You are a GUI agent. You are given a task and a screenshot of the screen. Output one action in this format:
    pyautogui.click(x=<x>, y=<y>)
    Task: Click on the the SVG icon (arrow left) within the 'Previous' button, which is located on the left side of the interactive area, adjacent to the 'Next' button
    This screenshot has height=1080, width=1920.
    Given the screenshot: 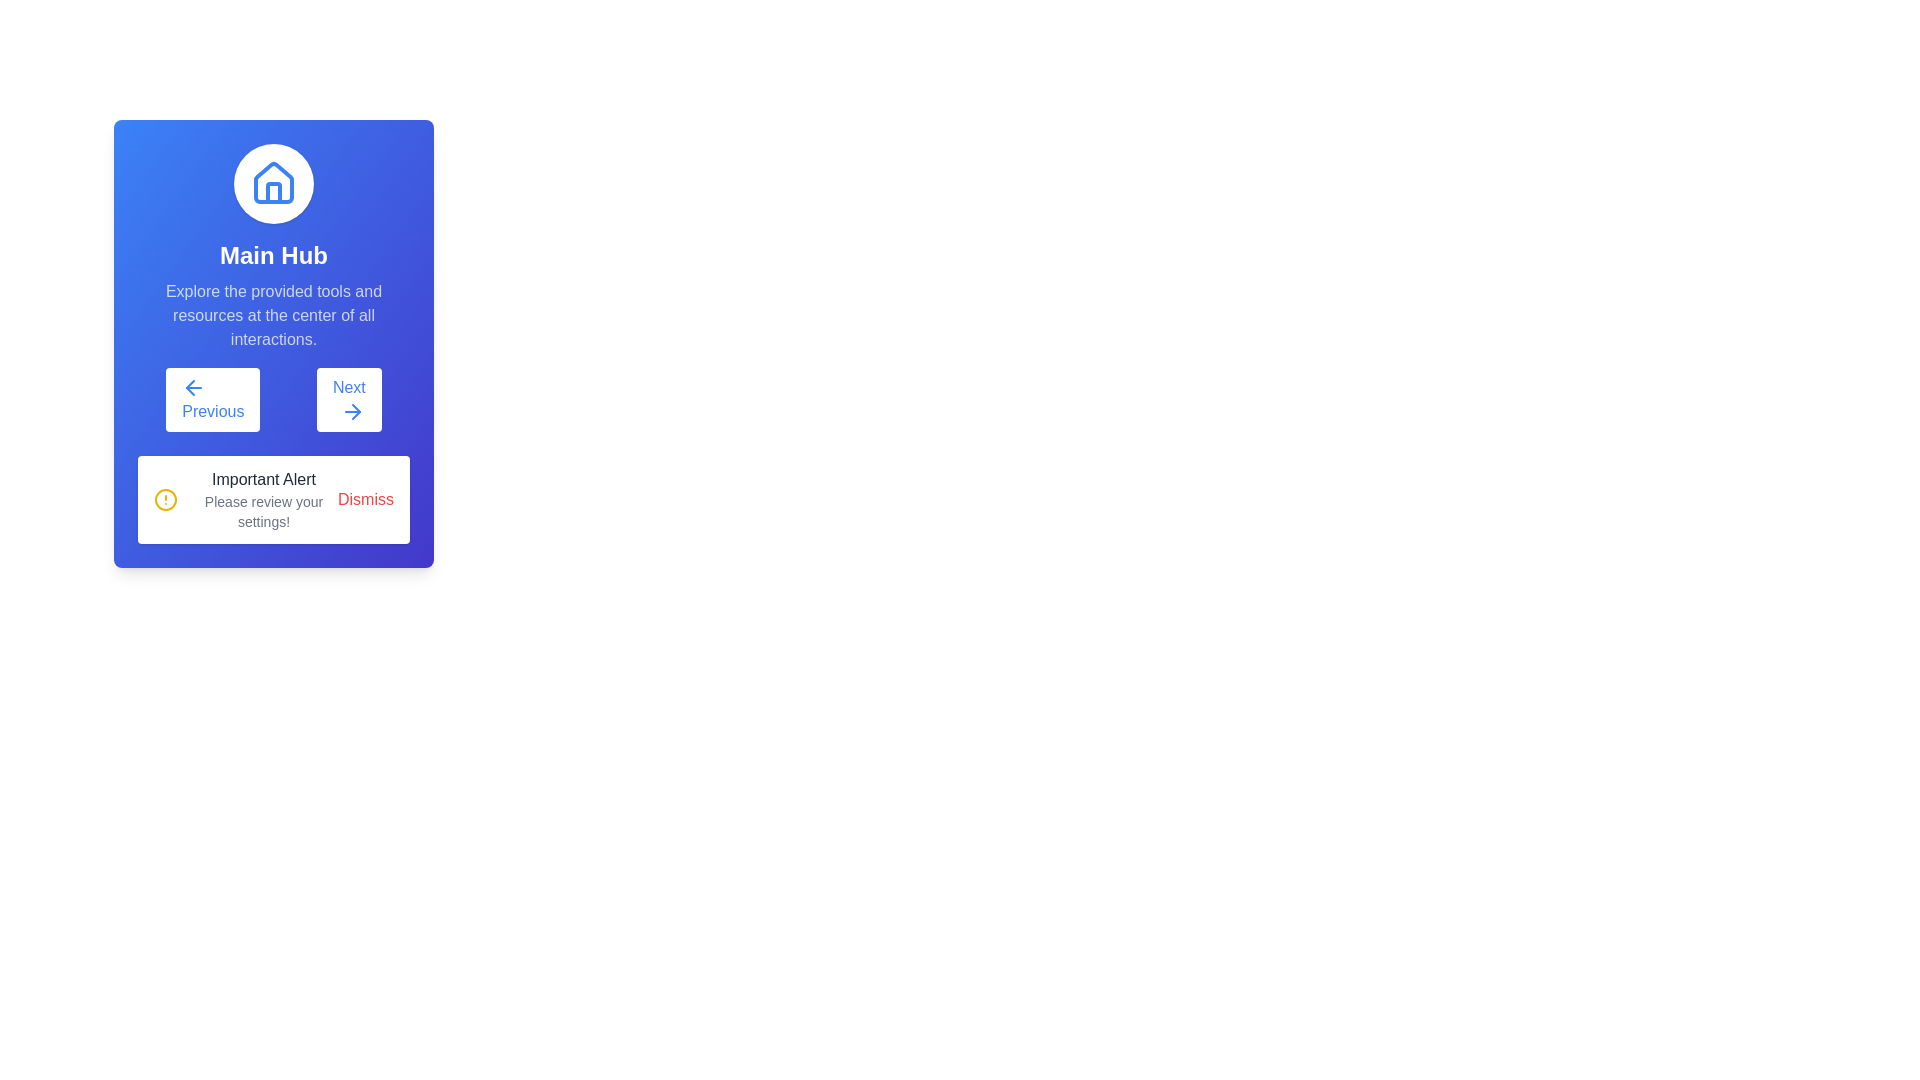 What is the action you would take?
    pyautogui.click(x=194, y=388)
    